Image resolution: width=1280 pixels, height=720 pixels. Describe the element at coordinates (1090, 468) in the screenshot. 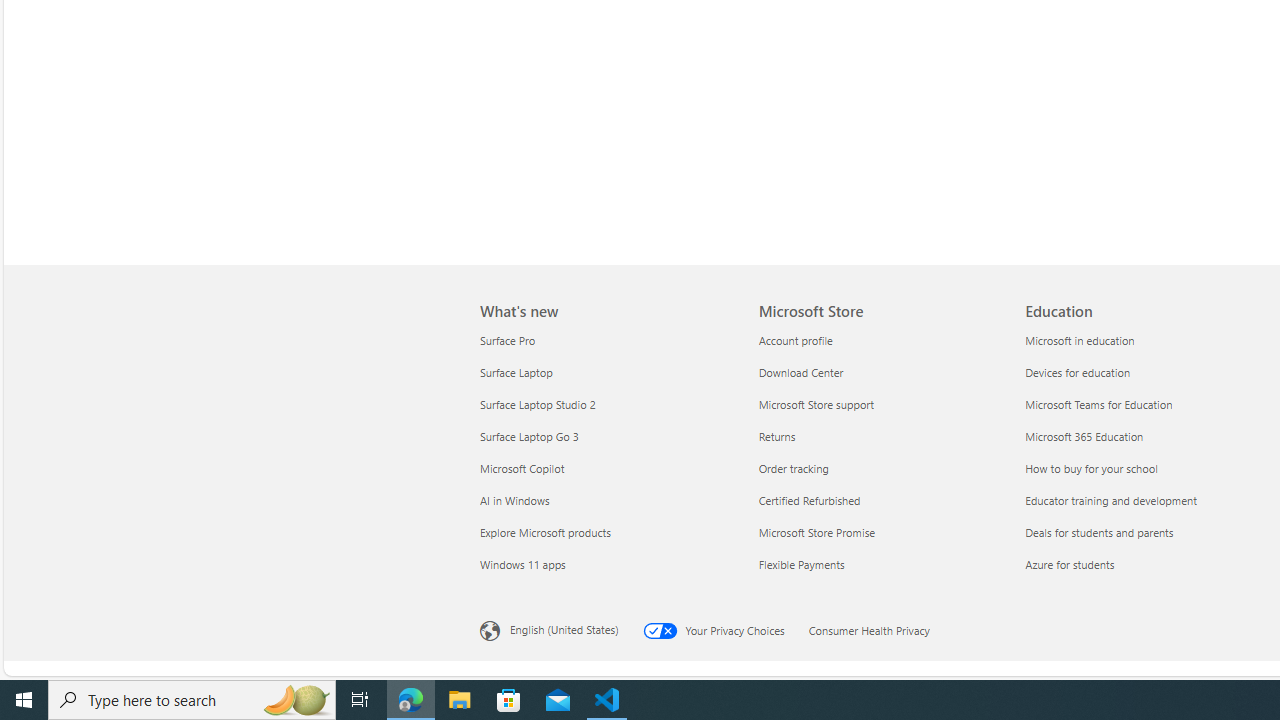

I see `'How to buy for your school Education'` at that location.